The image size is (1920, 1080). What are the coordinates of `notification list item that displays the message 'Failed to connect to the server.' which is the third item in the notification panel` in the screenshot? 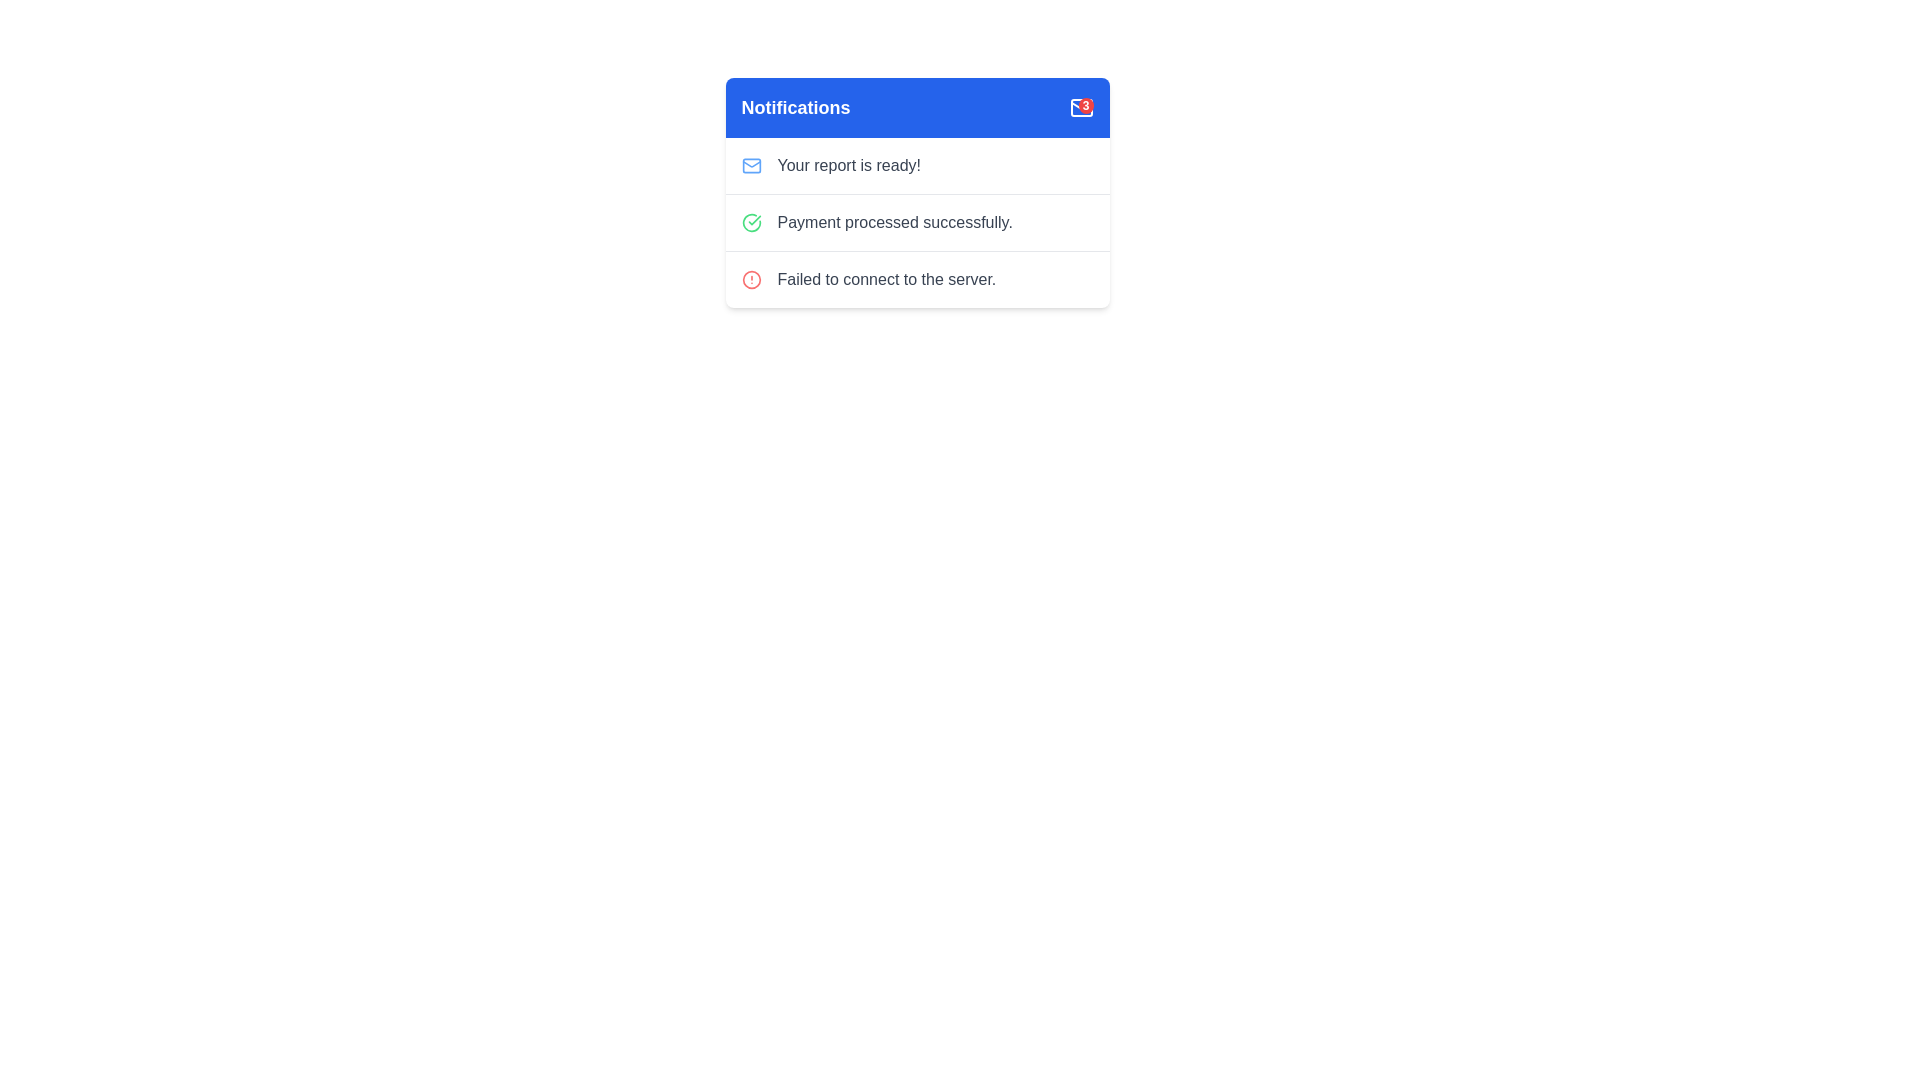 It's located at (916, 279).